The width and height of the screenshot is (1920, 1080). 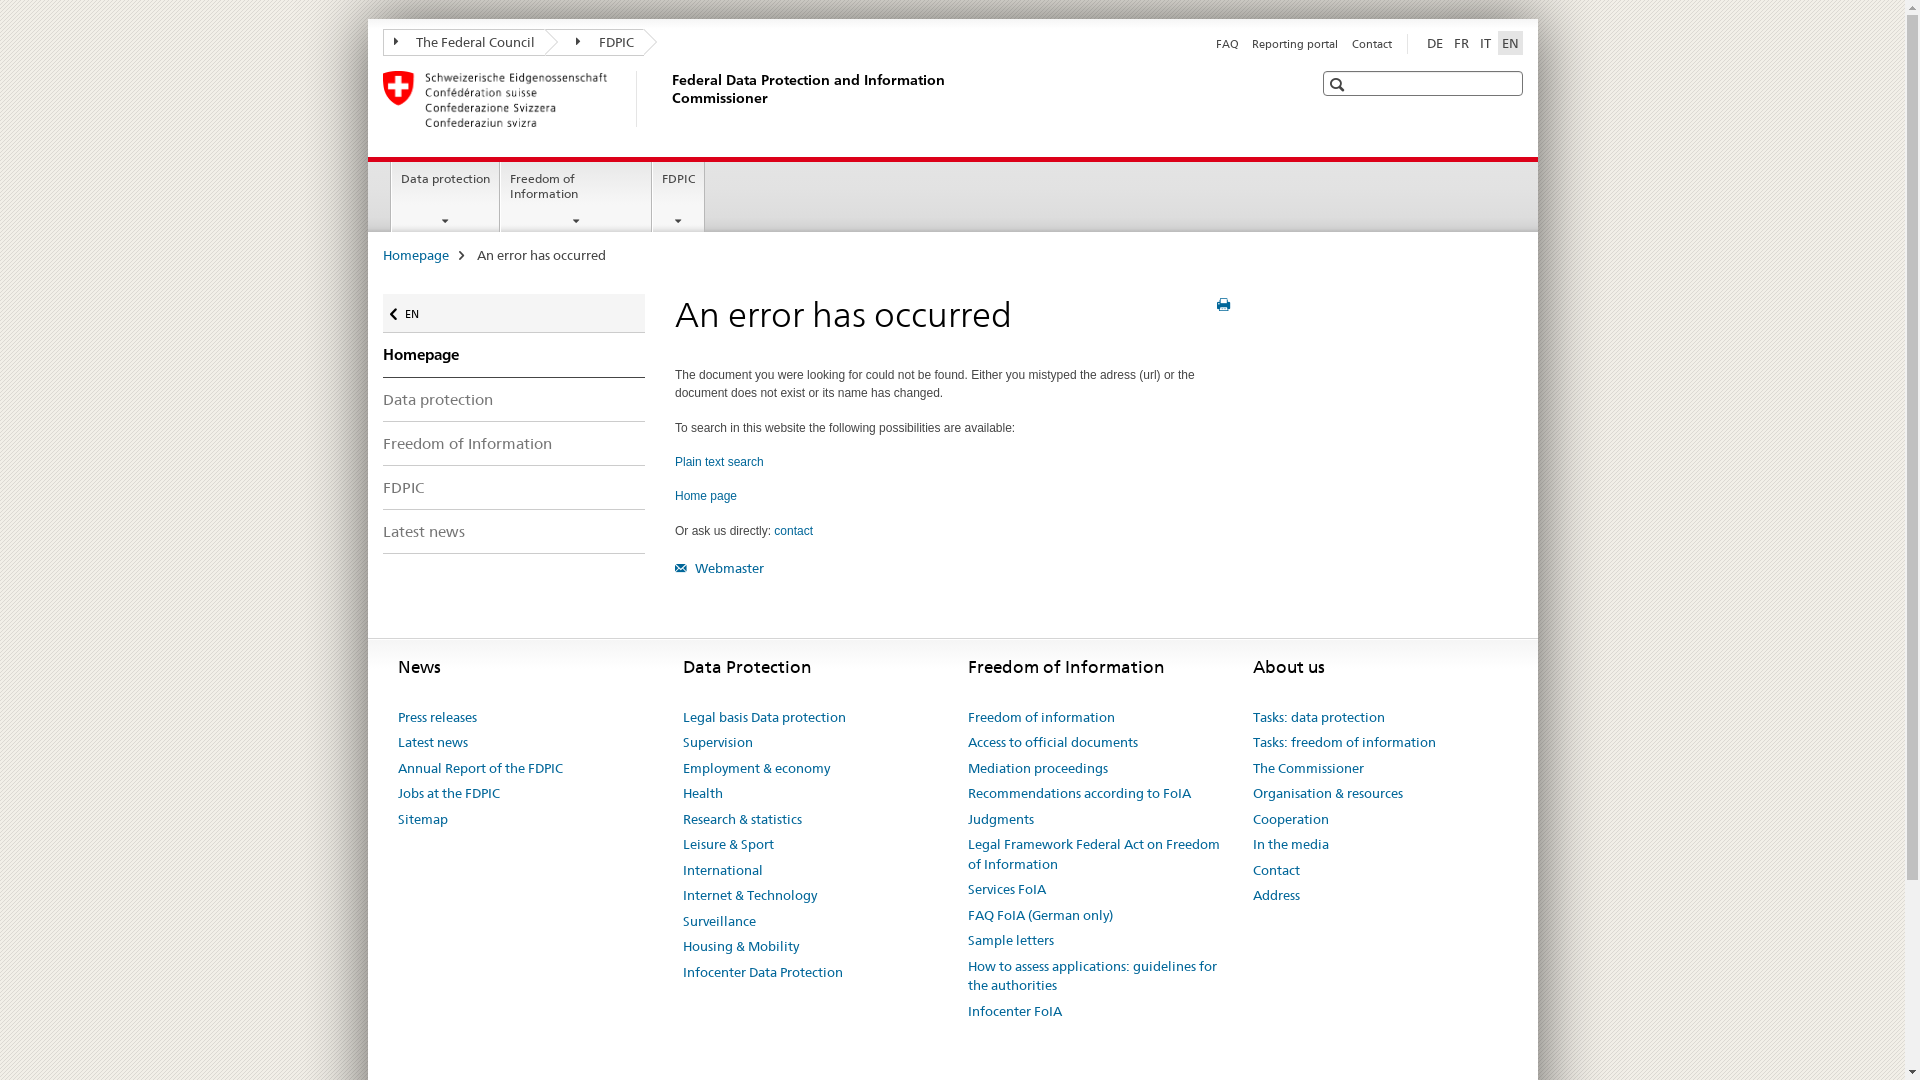 What do you see at coordinates (747, 894) in the screenshot?
I see `'Internet & Technology'` at bounding box center [747, 894].